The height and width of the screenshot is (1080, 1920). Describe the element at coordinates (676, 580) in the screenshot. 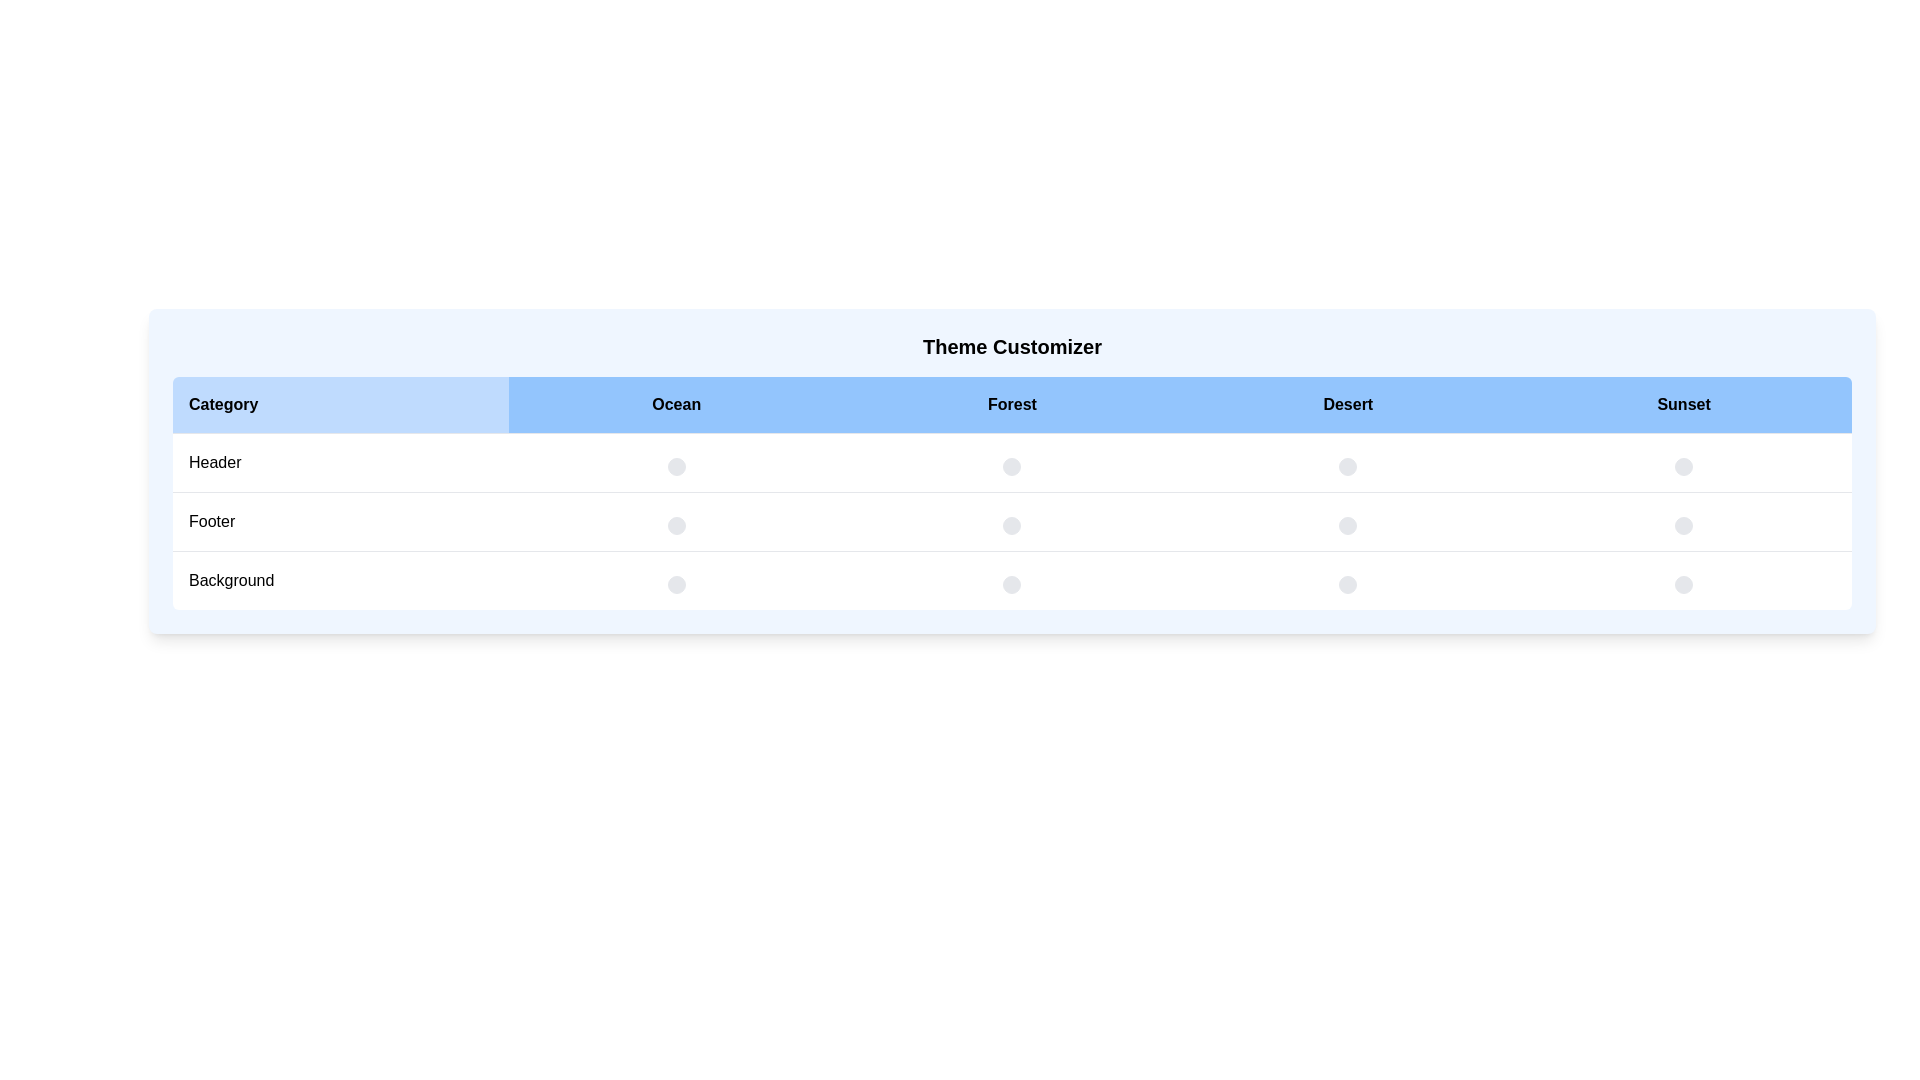

I see `the circular button in the 'Background' row, specifically the second button under the 'Ocean' theme` at that location.